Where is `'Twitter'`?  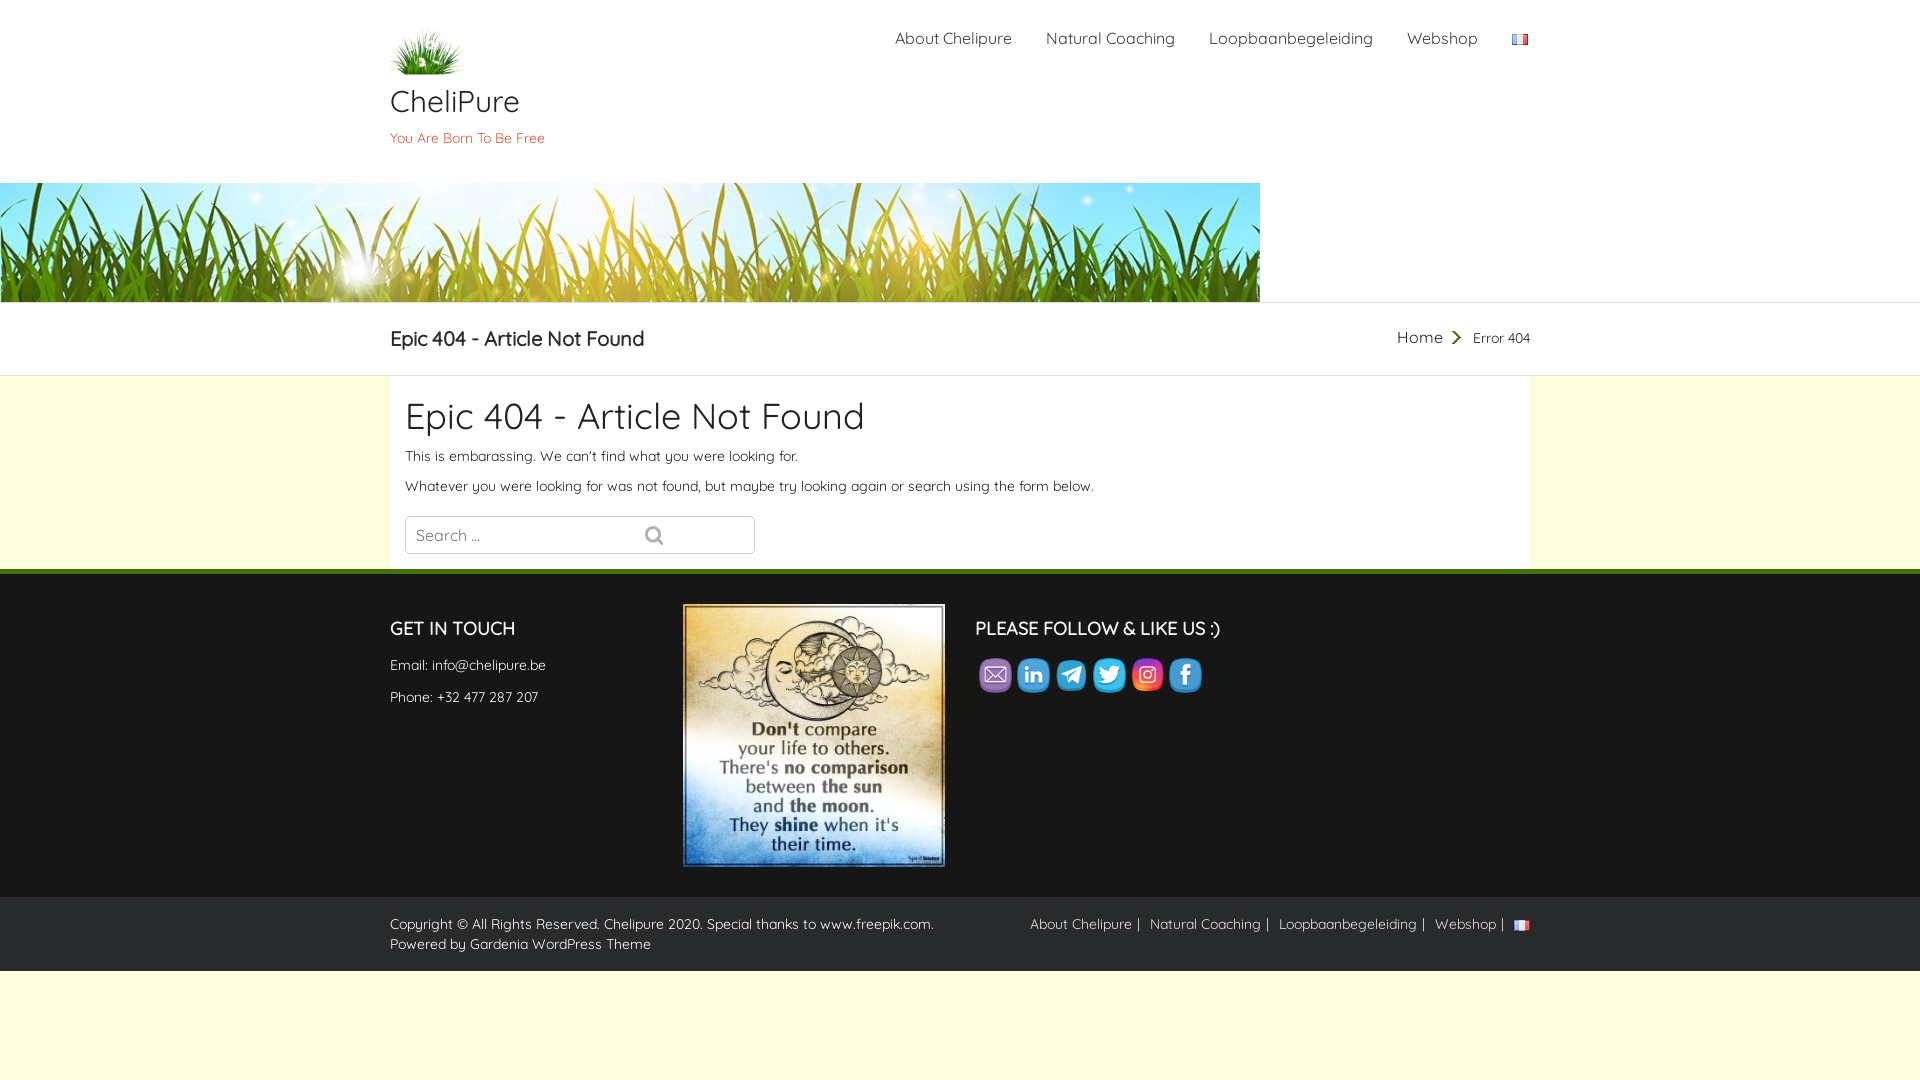
'Twitter' is located at coordinates (1108, 675).